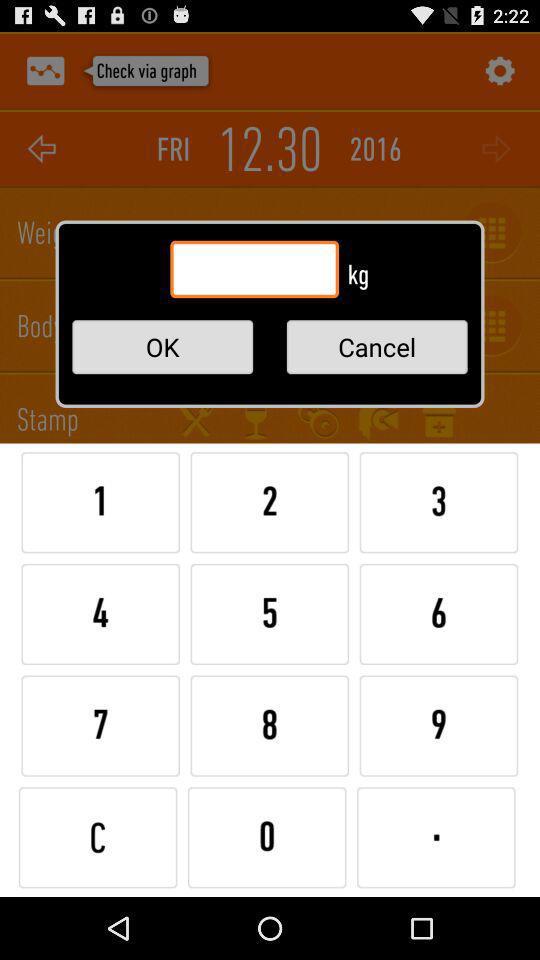  What do you see at coordinates (45, 75) in the screenshot?
I see `the wallpaper icon` at bounding box center [45, 75].